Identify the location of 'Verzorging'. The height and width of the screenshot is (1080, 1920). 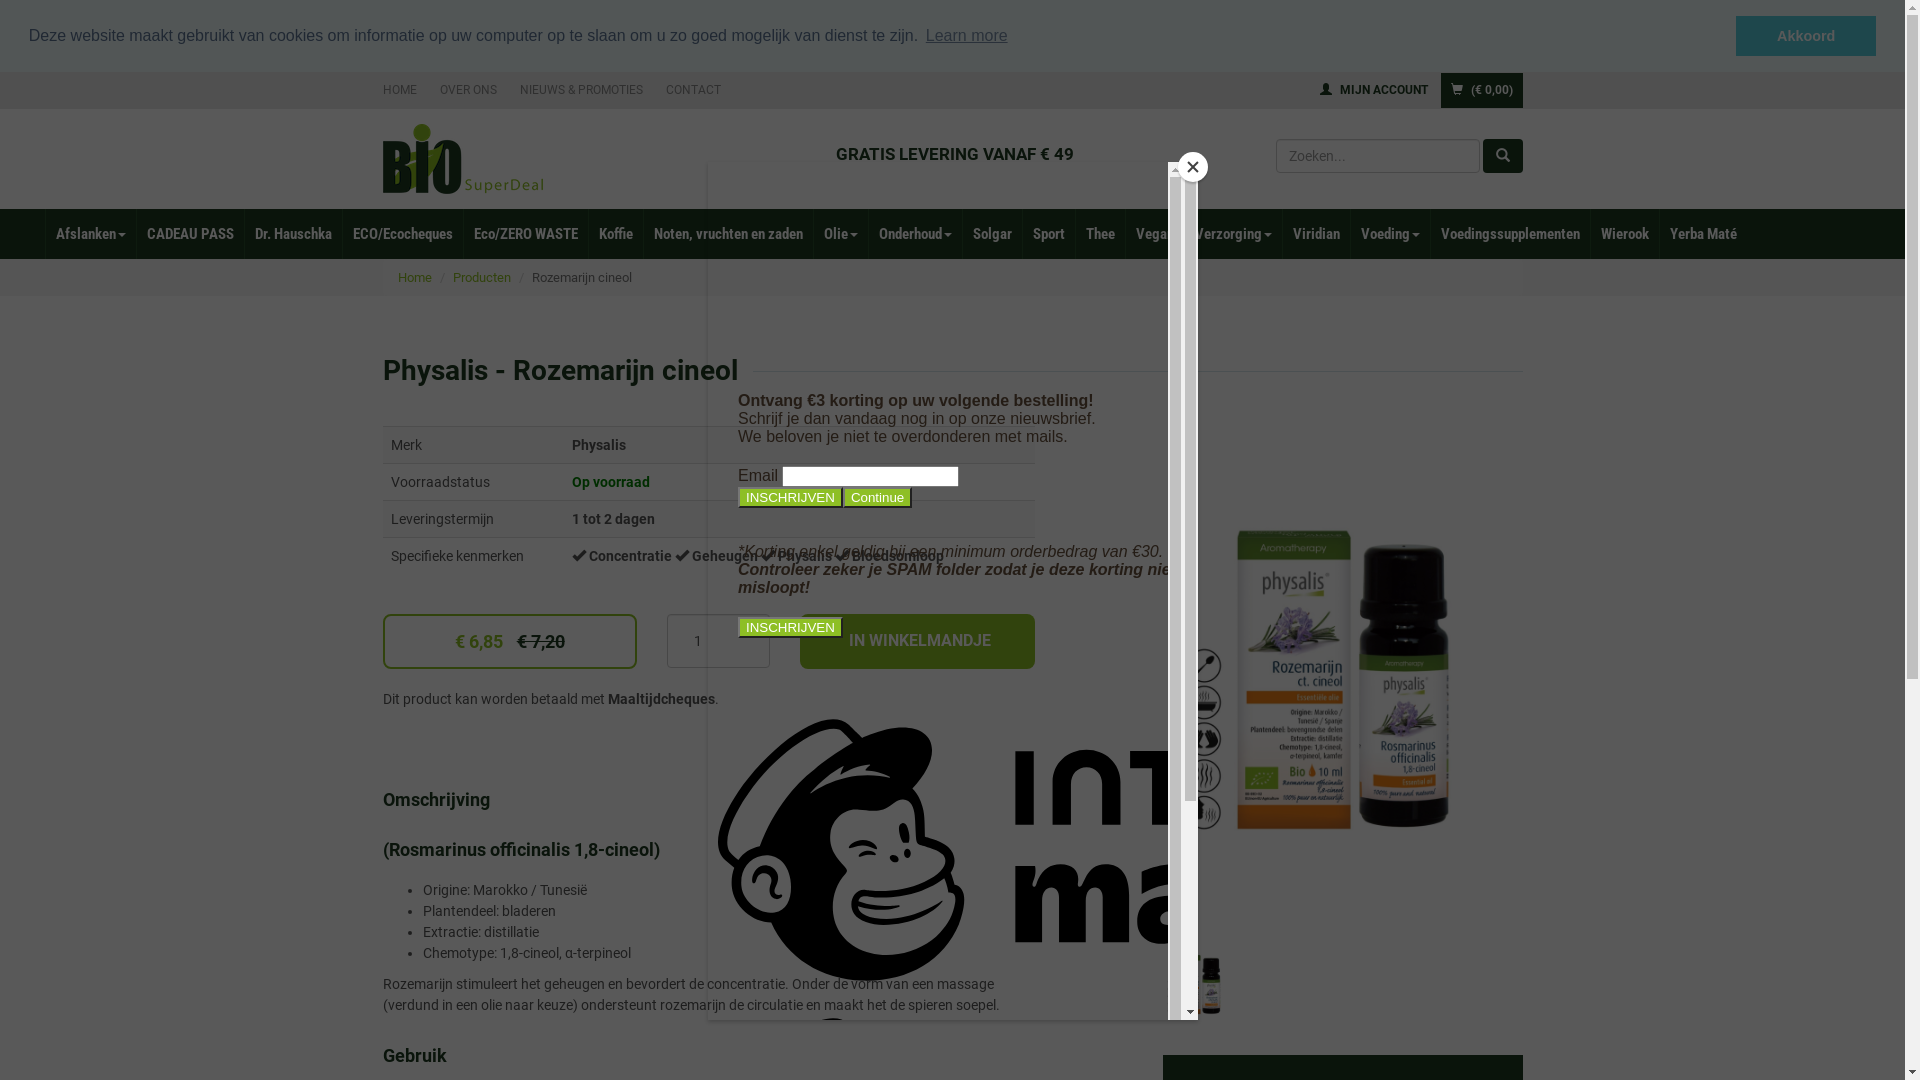
(1232, 231).